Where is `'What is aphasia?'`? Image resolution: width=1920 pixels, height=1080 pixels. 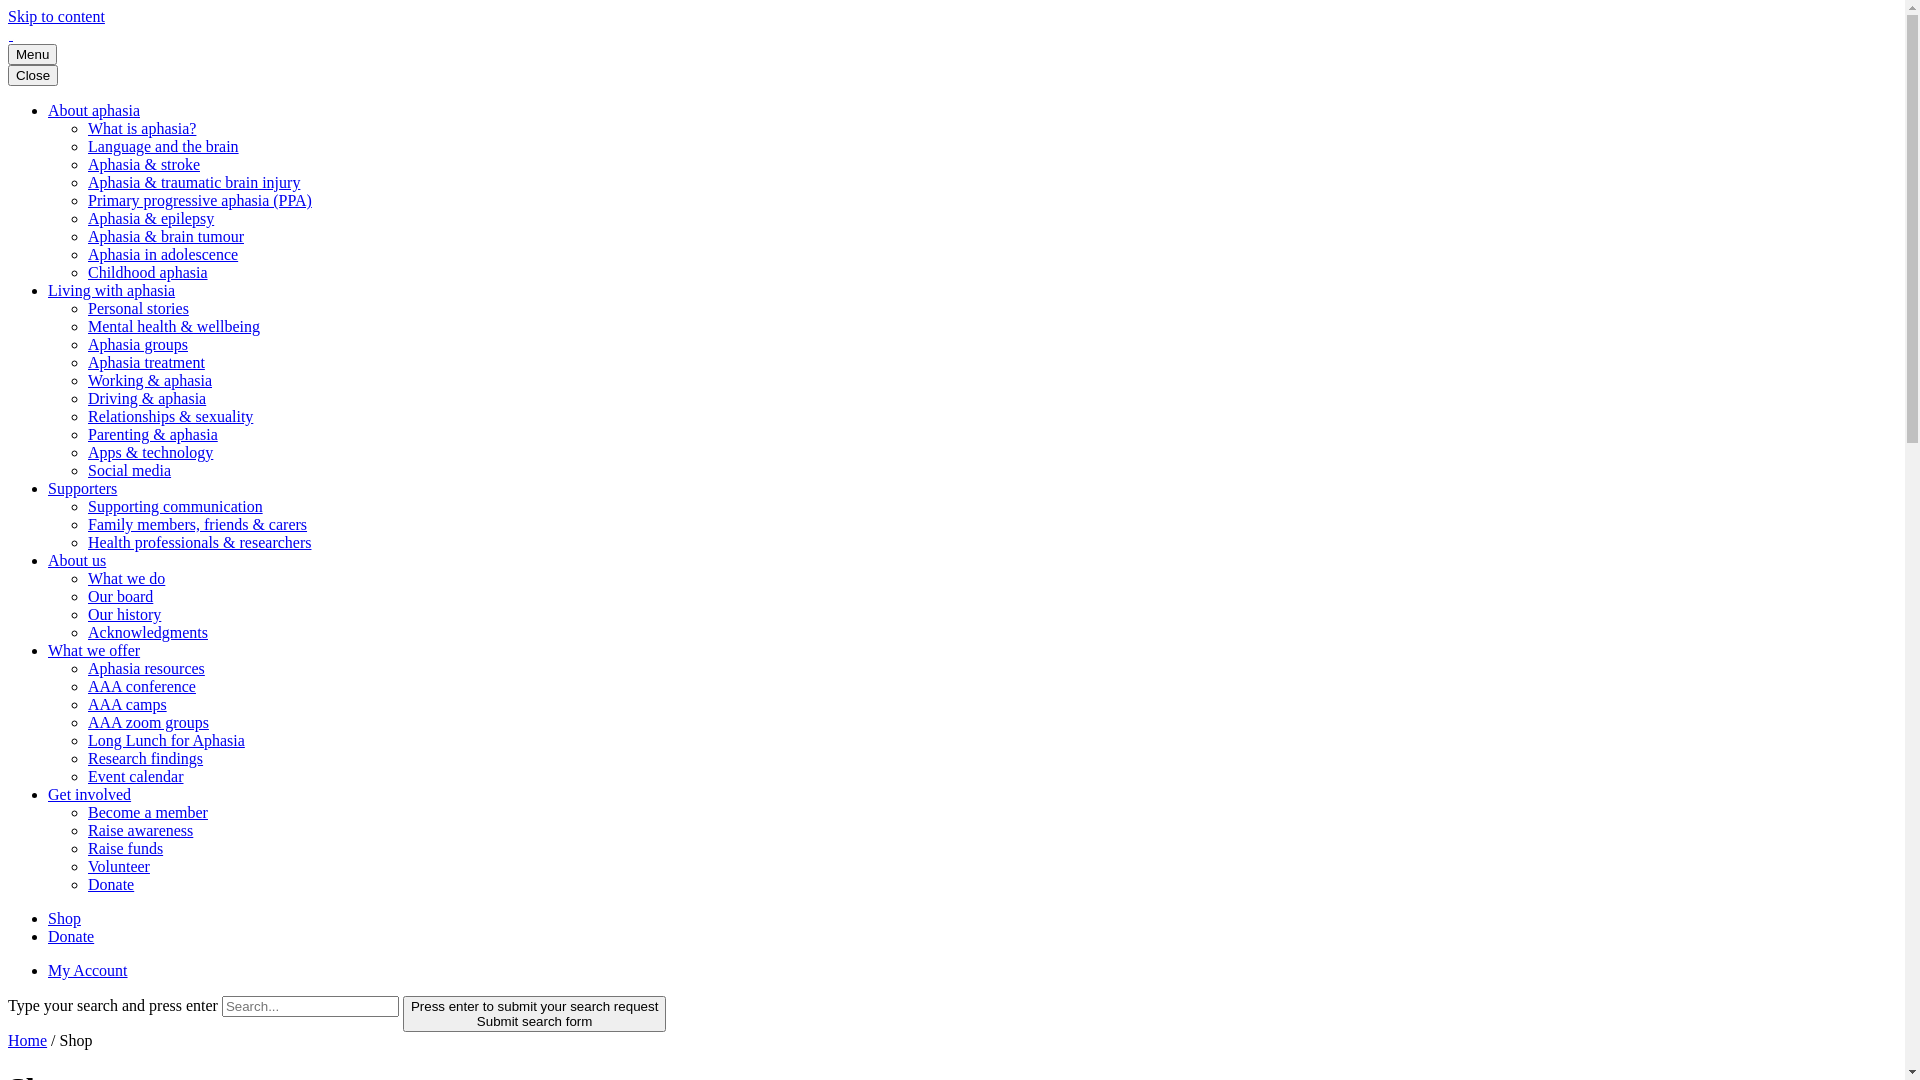
'What is aphasia?' is located at coordinates (141, 128).